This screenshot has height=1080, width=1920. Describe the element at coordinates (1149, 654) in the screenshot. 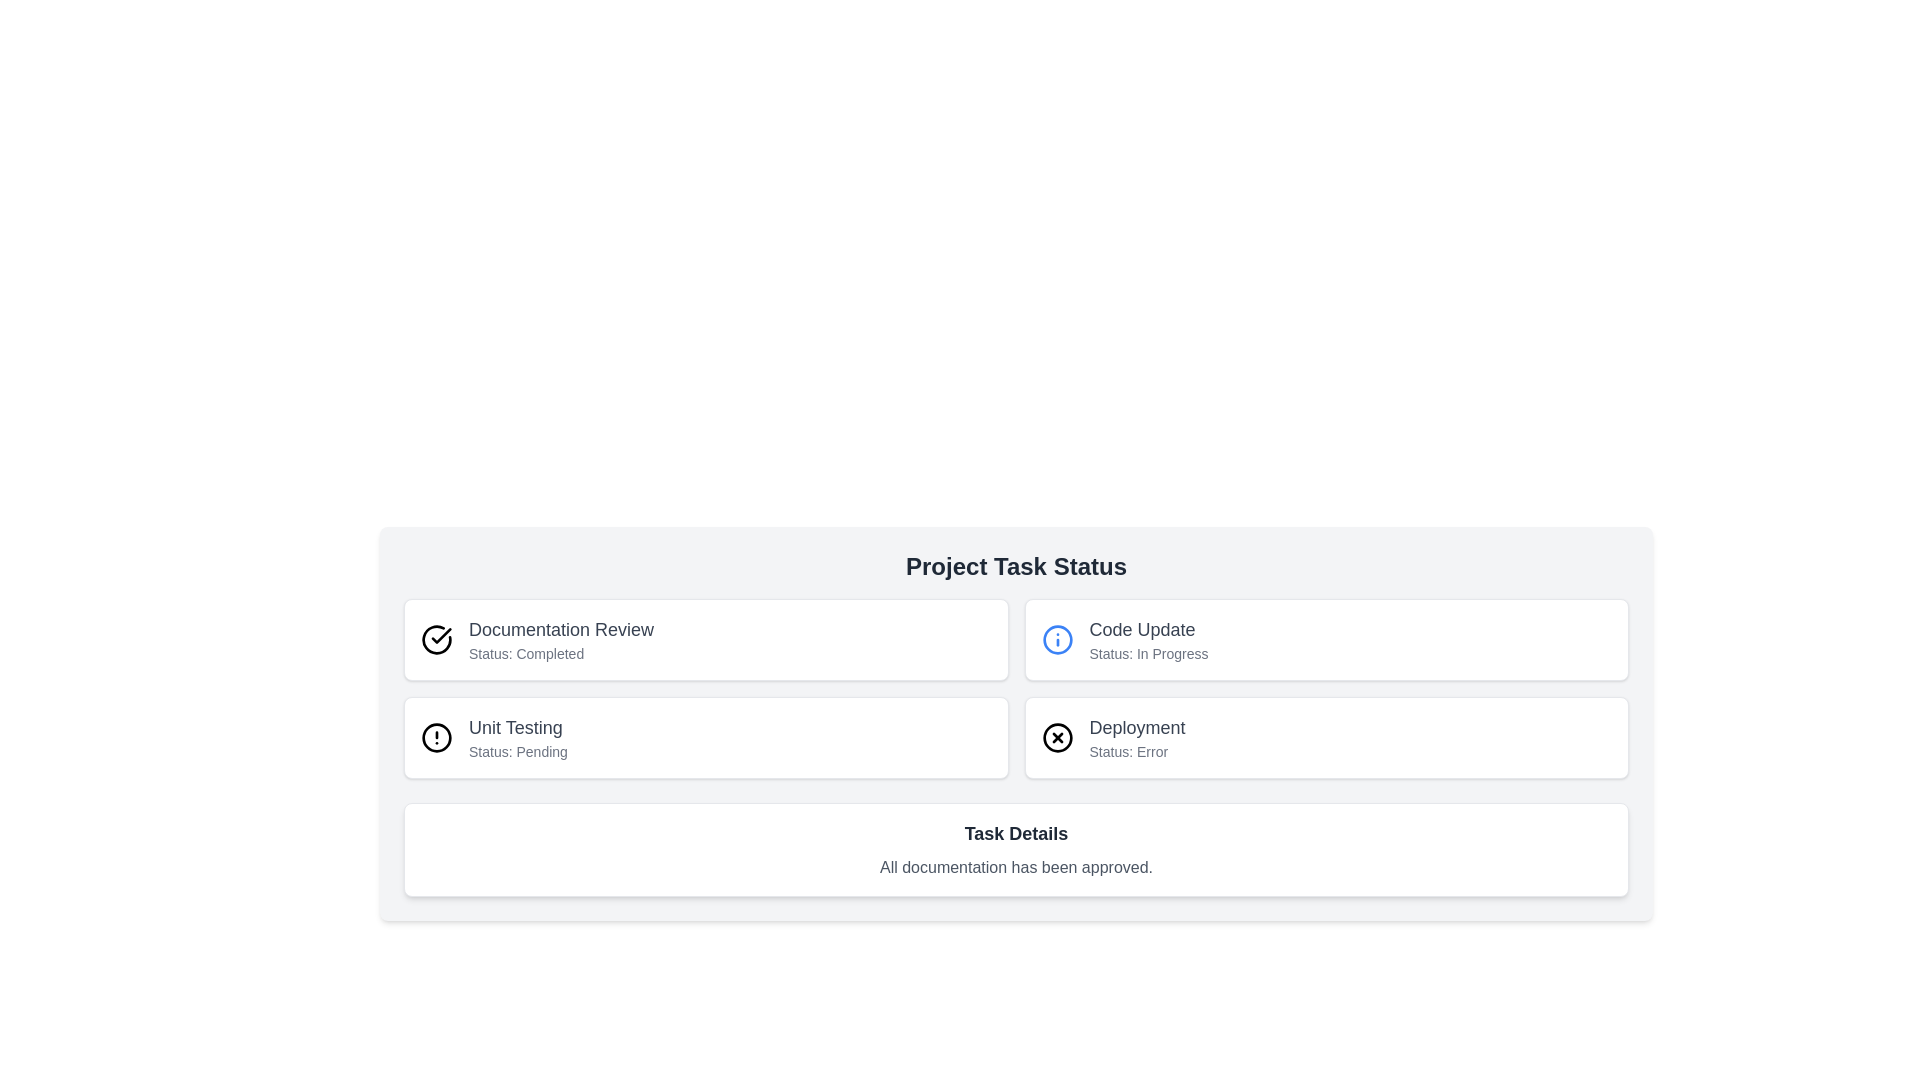

I see `the text label displaying 'Status: In Progress' located below the 'Code Update' header, positioned centrally in the top-right quadrant of the interface` at that location.